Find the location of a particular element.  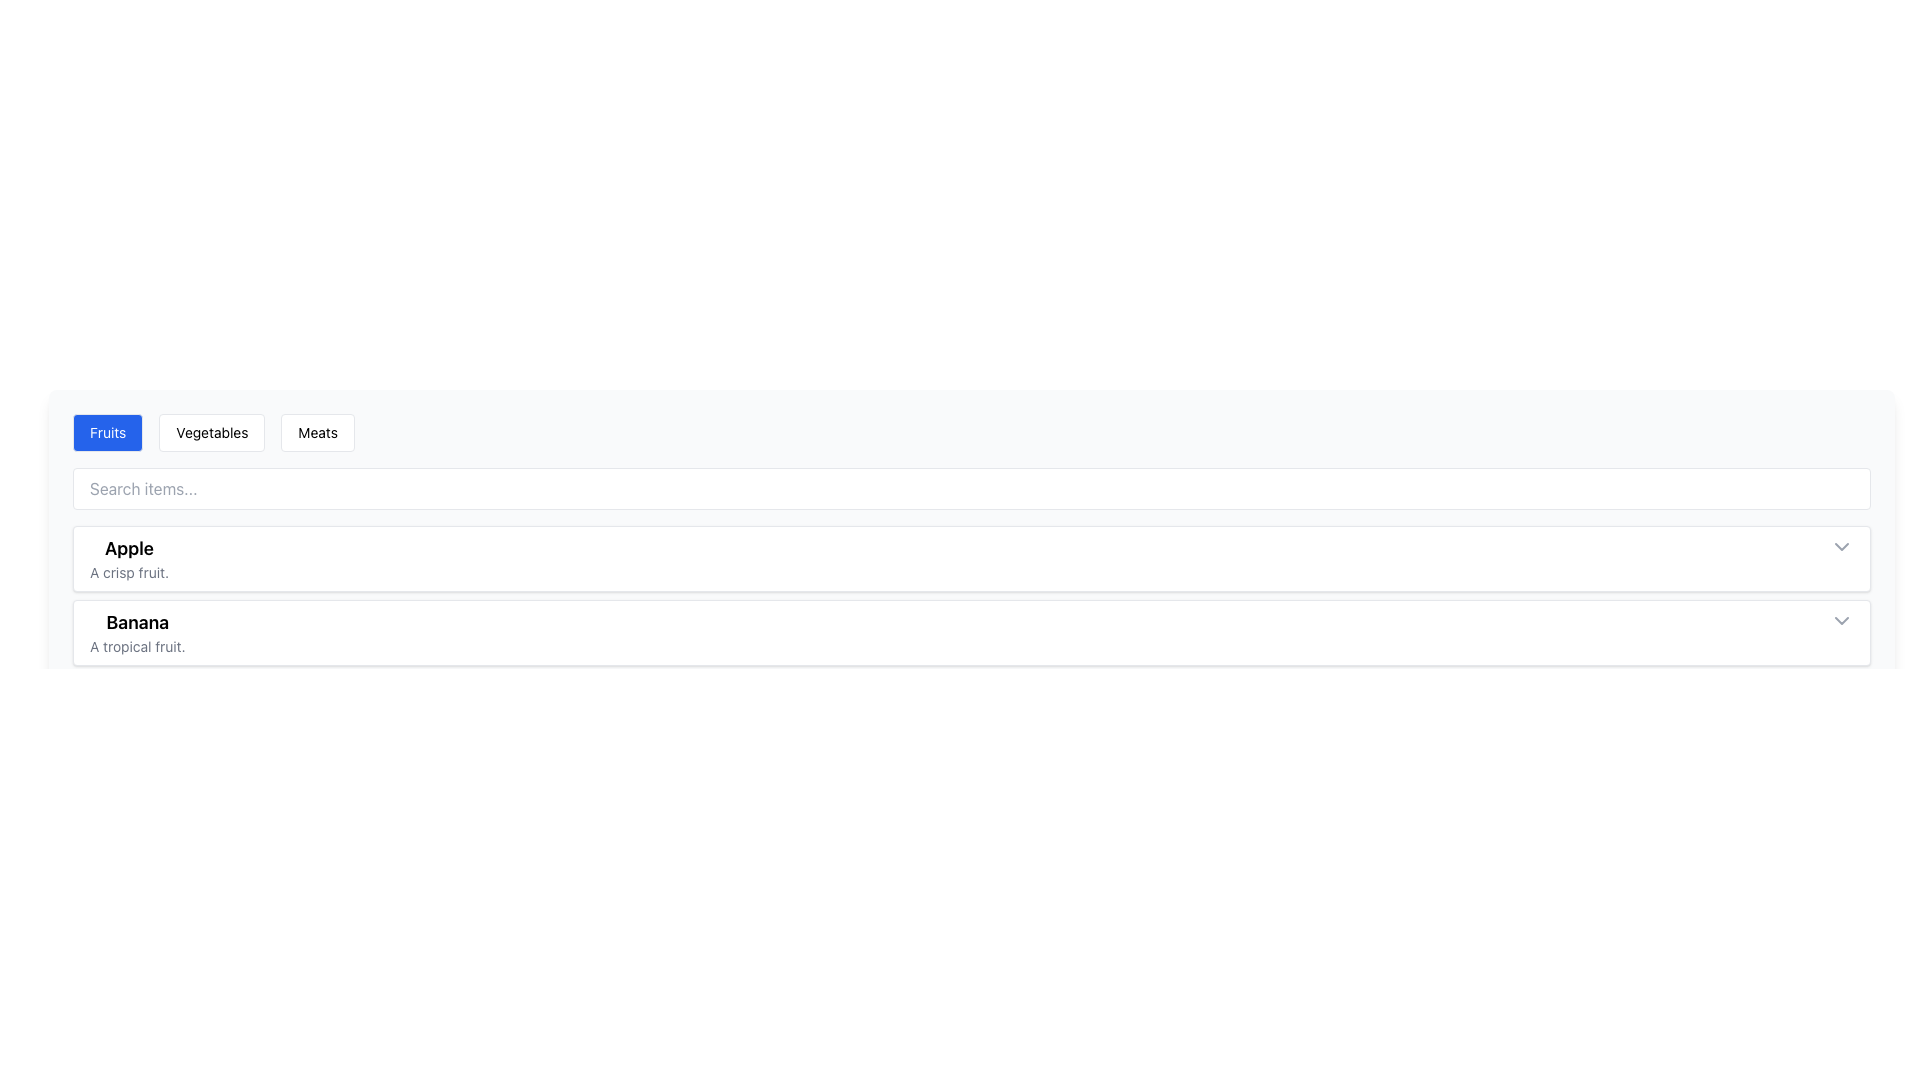

description text label that provides secondary information about the fruit 'Apple', stating 'A crisp fruit.' is located at coordinates (128, 573).